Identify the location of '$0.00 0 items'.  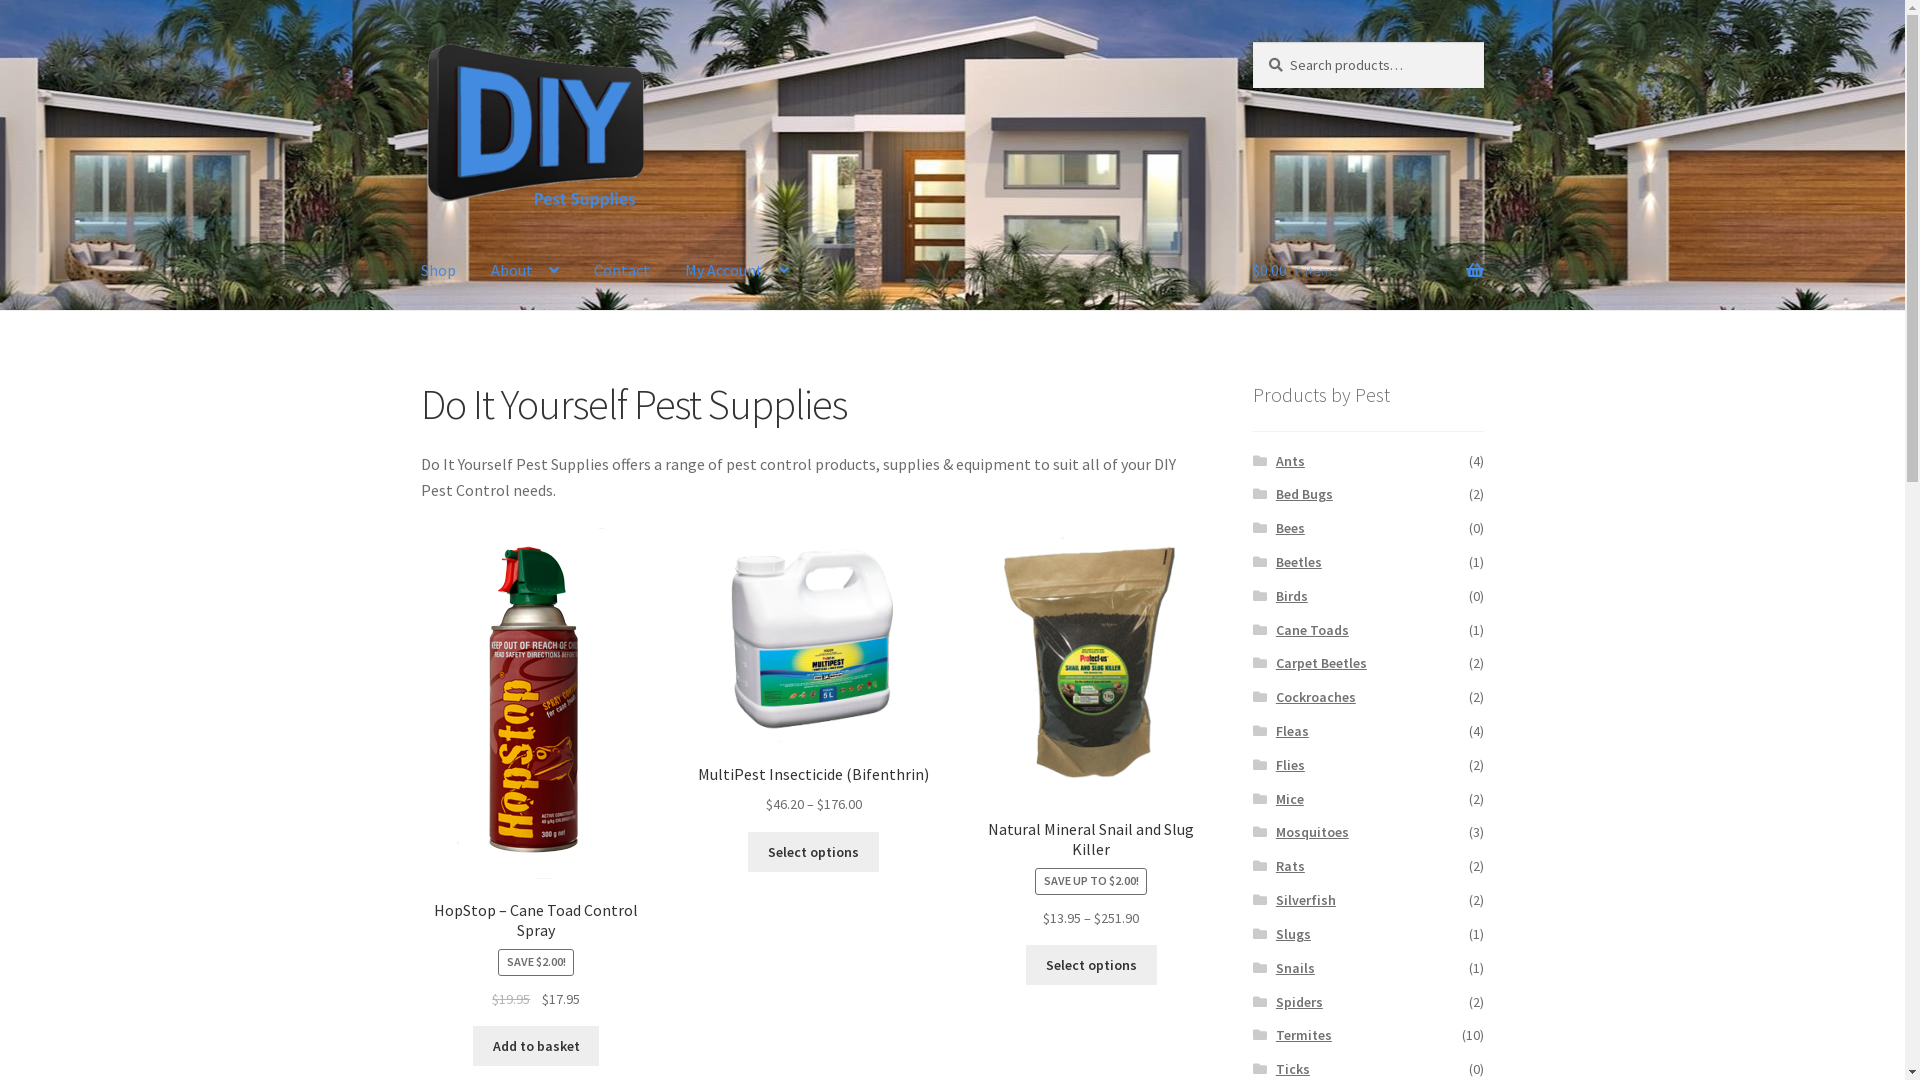
(1367, 270).